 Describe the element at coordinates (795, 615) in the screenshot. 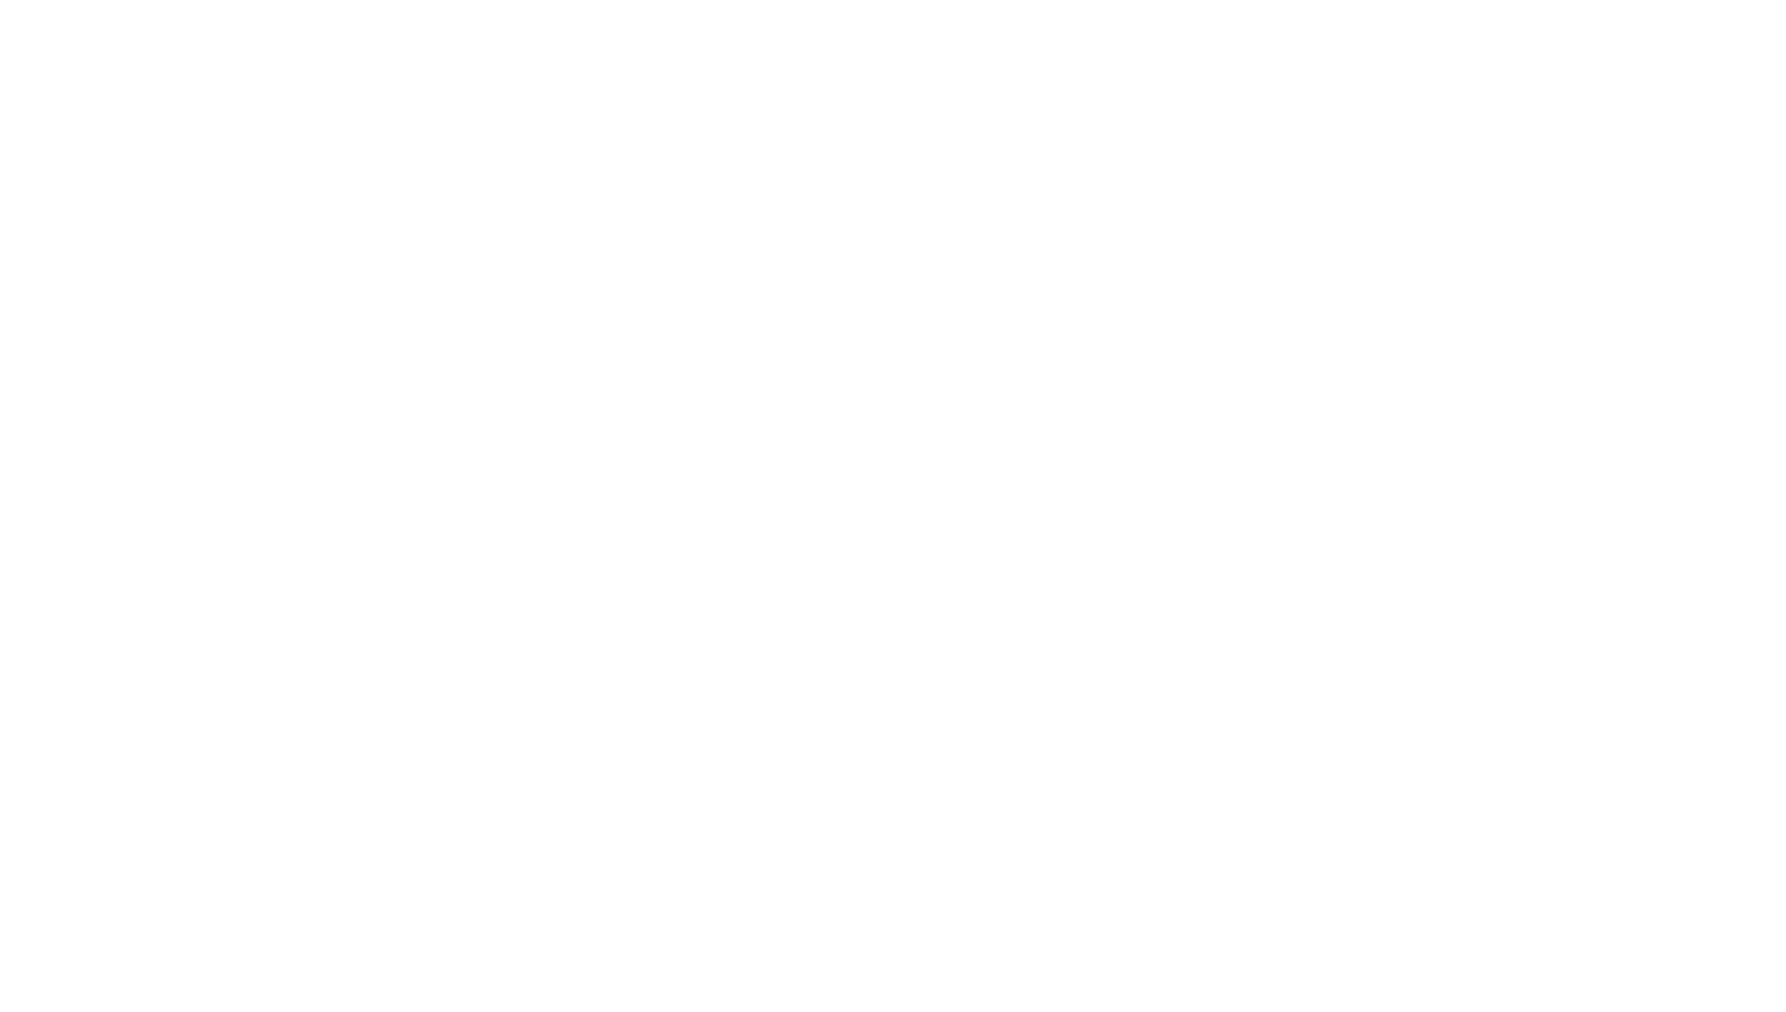

I see `'Auralex Debuts EcoPrint Custom-Printed Acoustical Absorbers'` at that location.